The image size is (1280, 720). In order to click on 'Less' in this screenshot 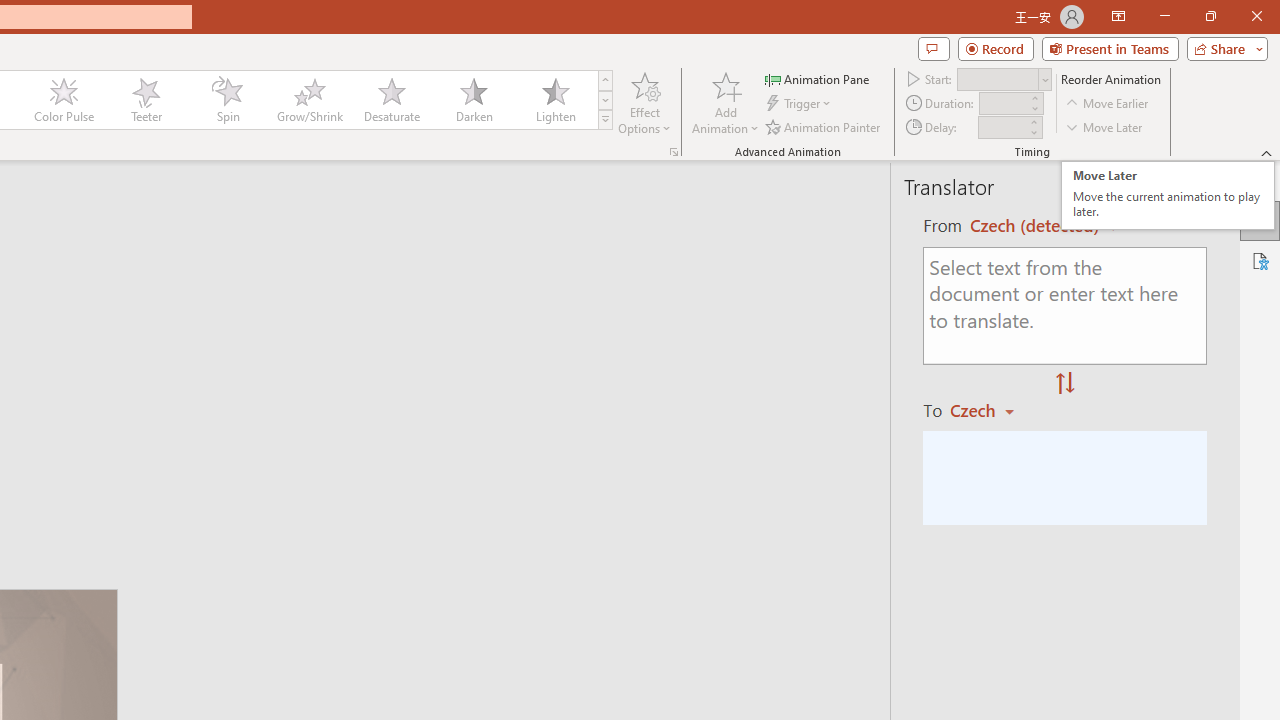, I will do `click(1033, 132)`.